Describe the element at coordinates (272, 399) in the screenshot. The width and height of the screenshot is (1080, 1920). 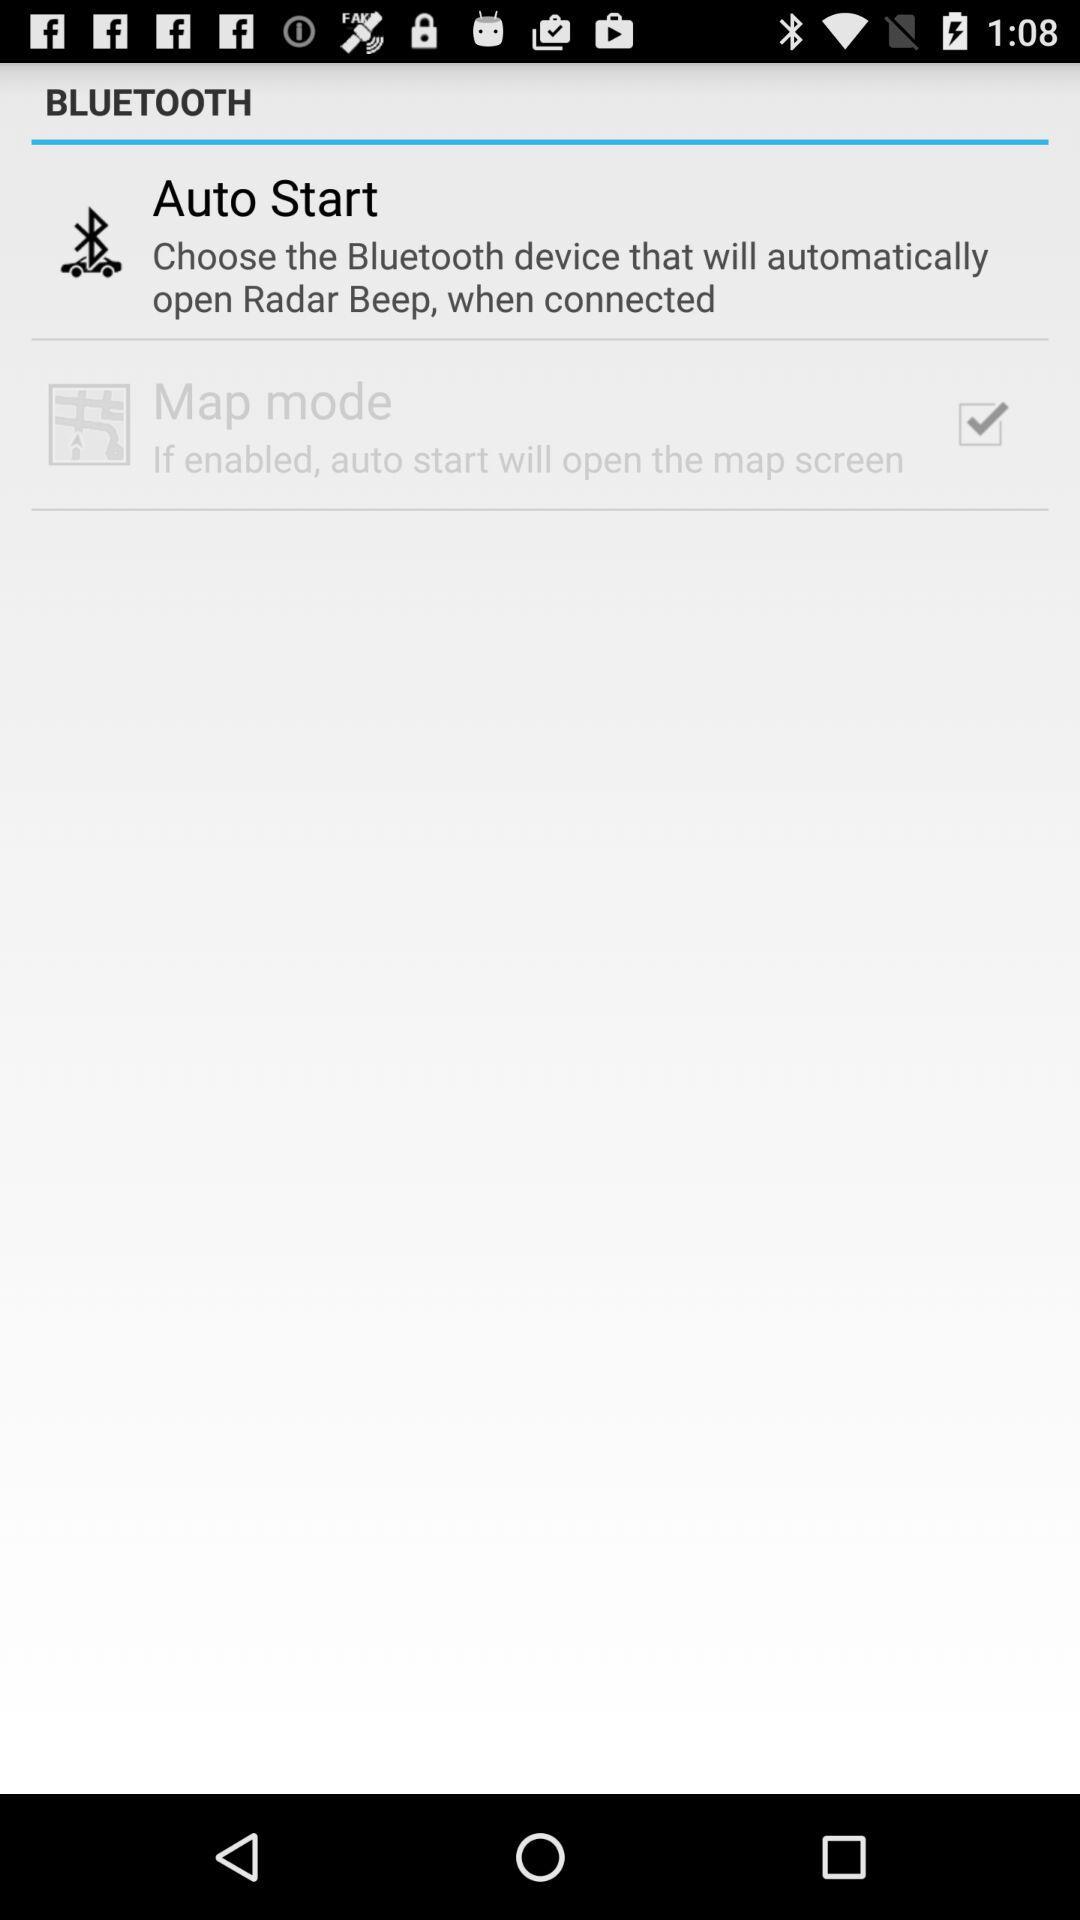
I see `the app above the if enabled auto` at that location.